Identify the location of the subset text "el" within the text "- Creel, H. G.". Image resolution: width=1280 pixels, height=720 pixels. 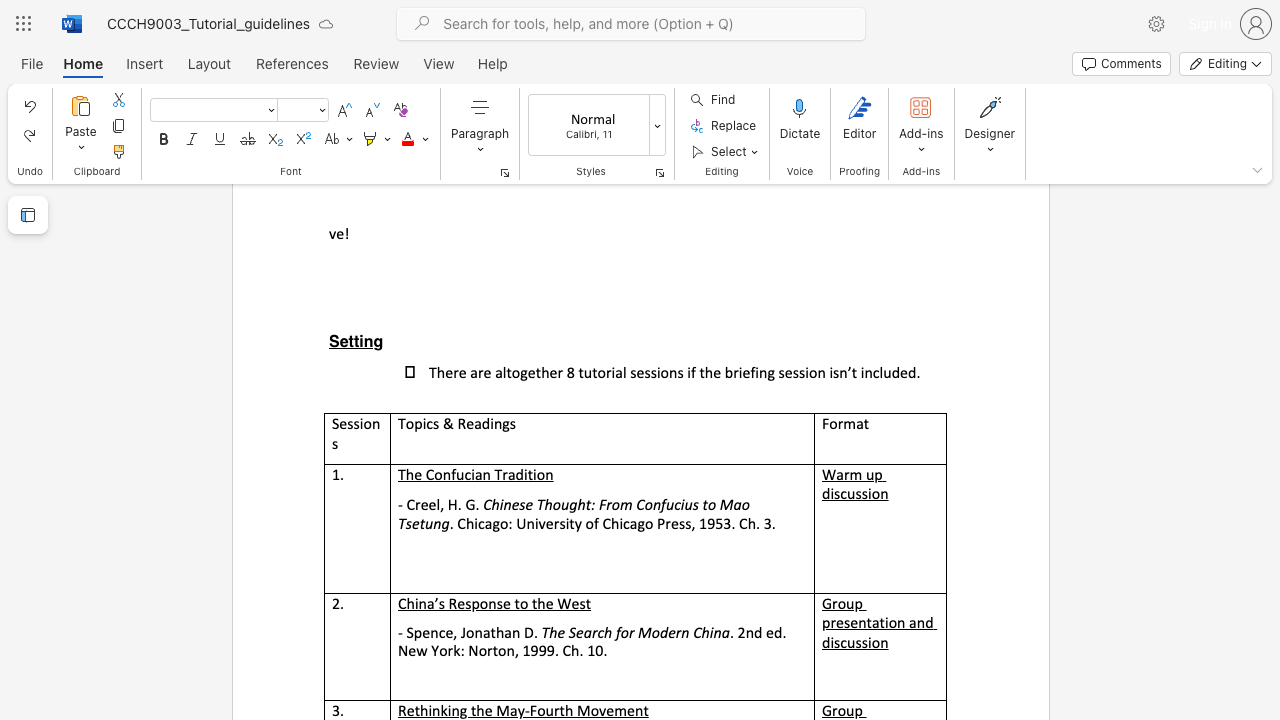
(427, 503).